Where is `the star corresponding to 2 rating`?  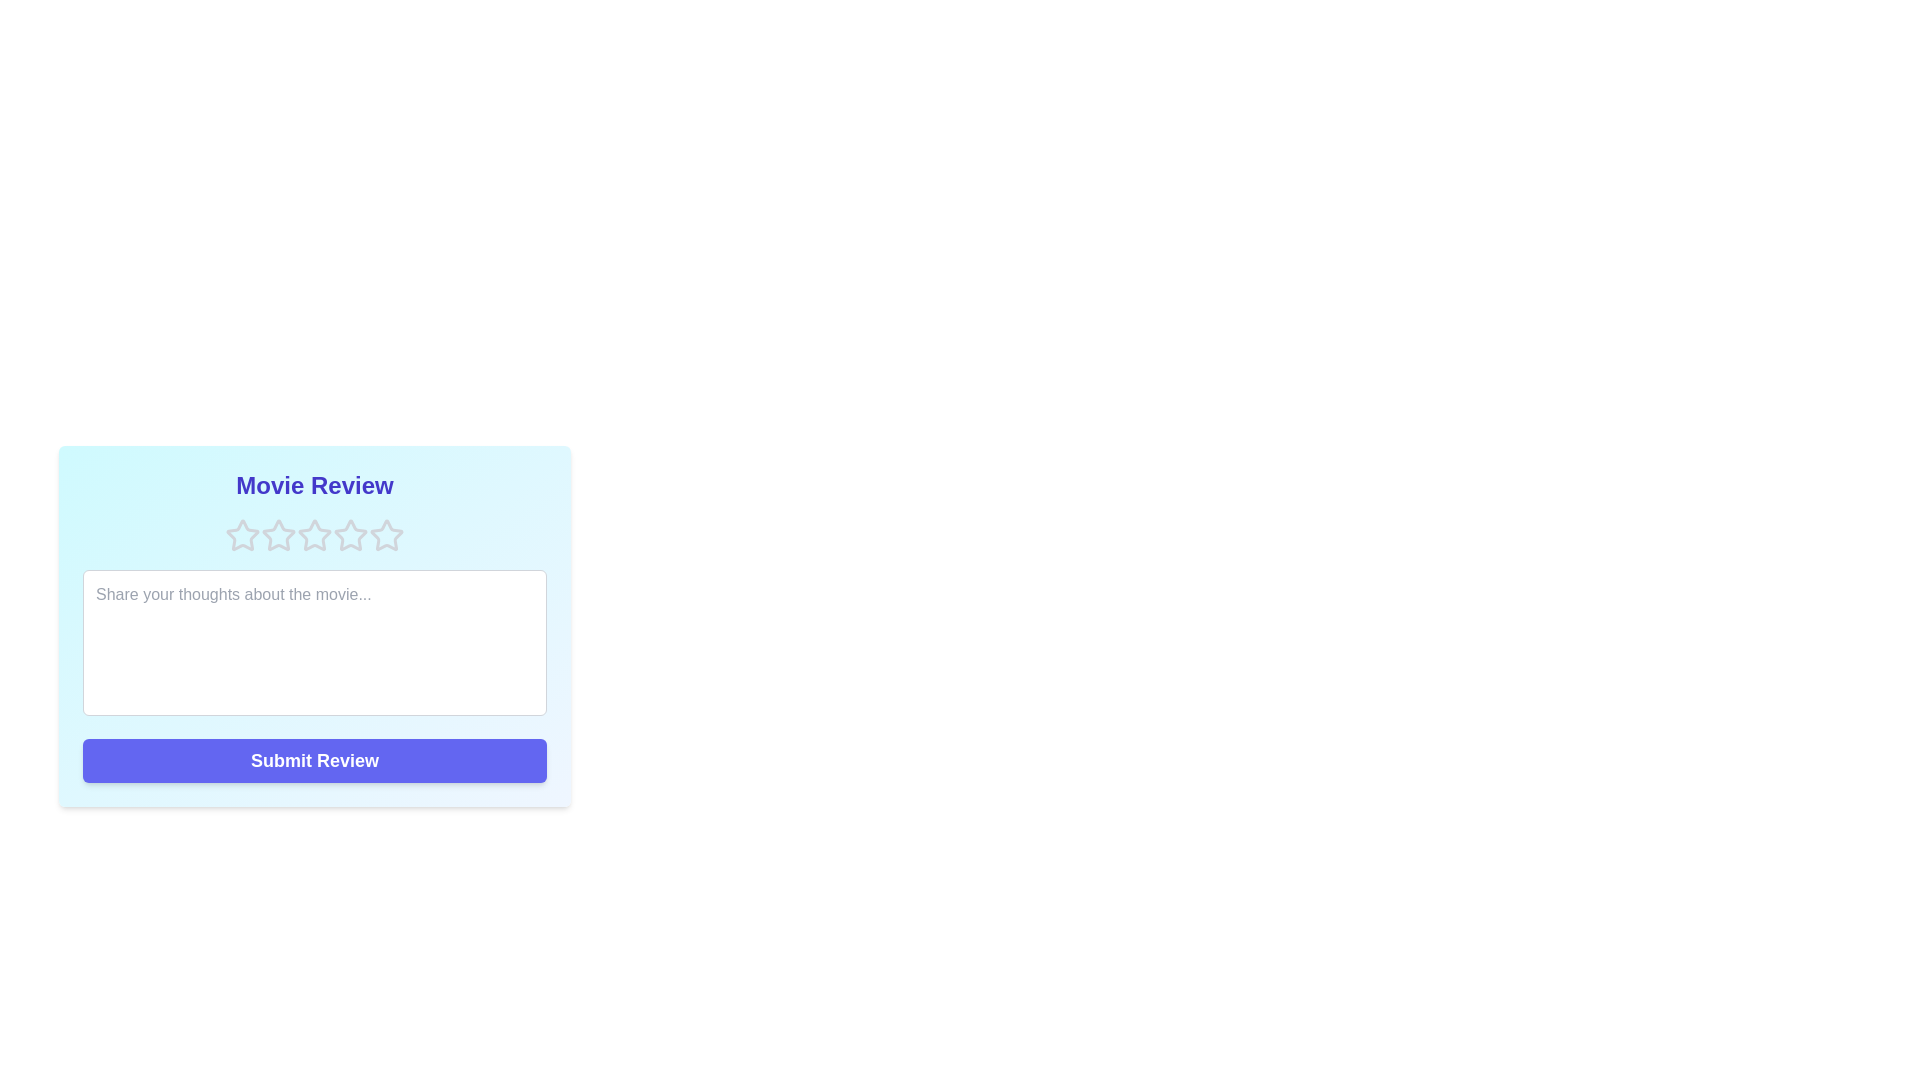
the star corresponding to 2 rating is located at coordinates (277, 535).